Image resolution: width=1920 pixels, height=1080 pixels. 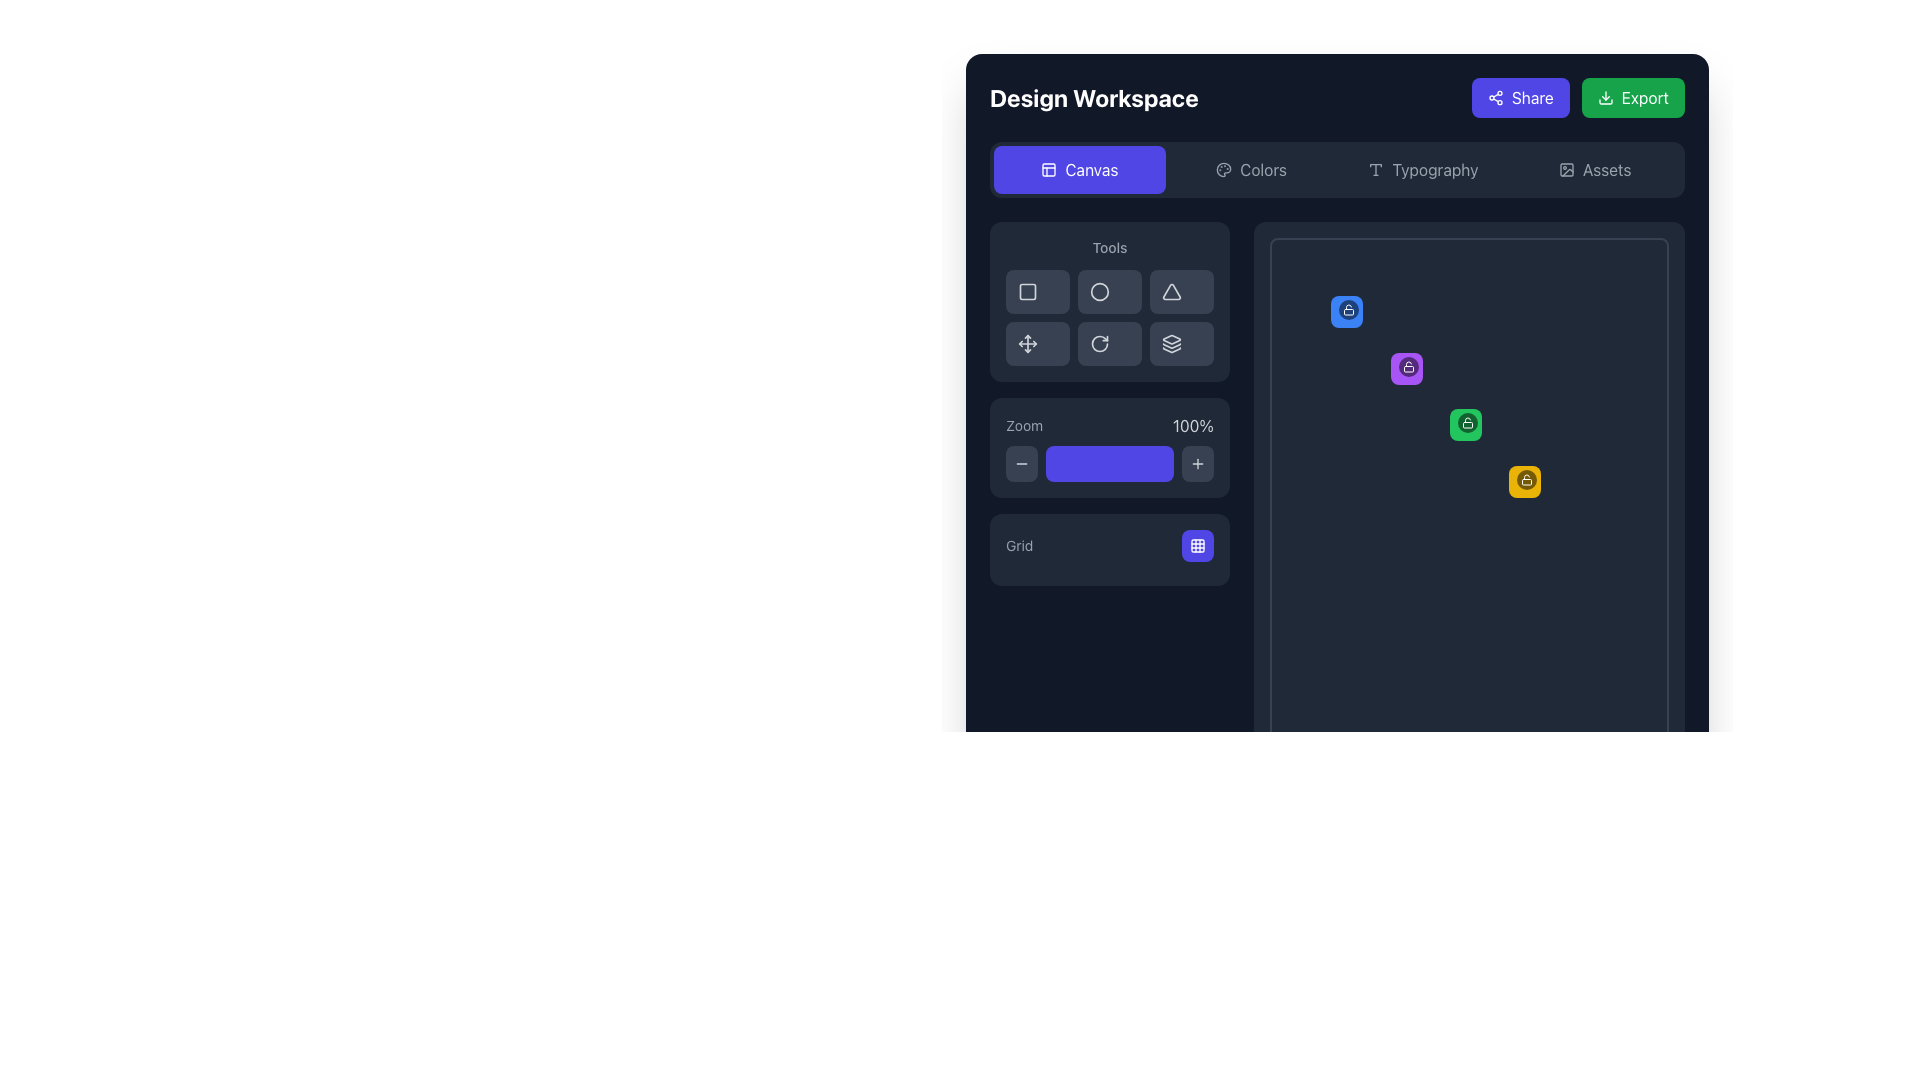 I want to click on the small square icon with an outlined design and a cross inside, located to the left of the 'Canvas' button in the top navigation bar, so click(x=1048, y=168).